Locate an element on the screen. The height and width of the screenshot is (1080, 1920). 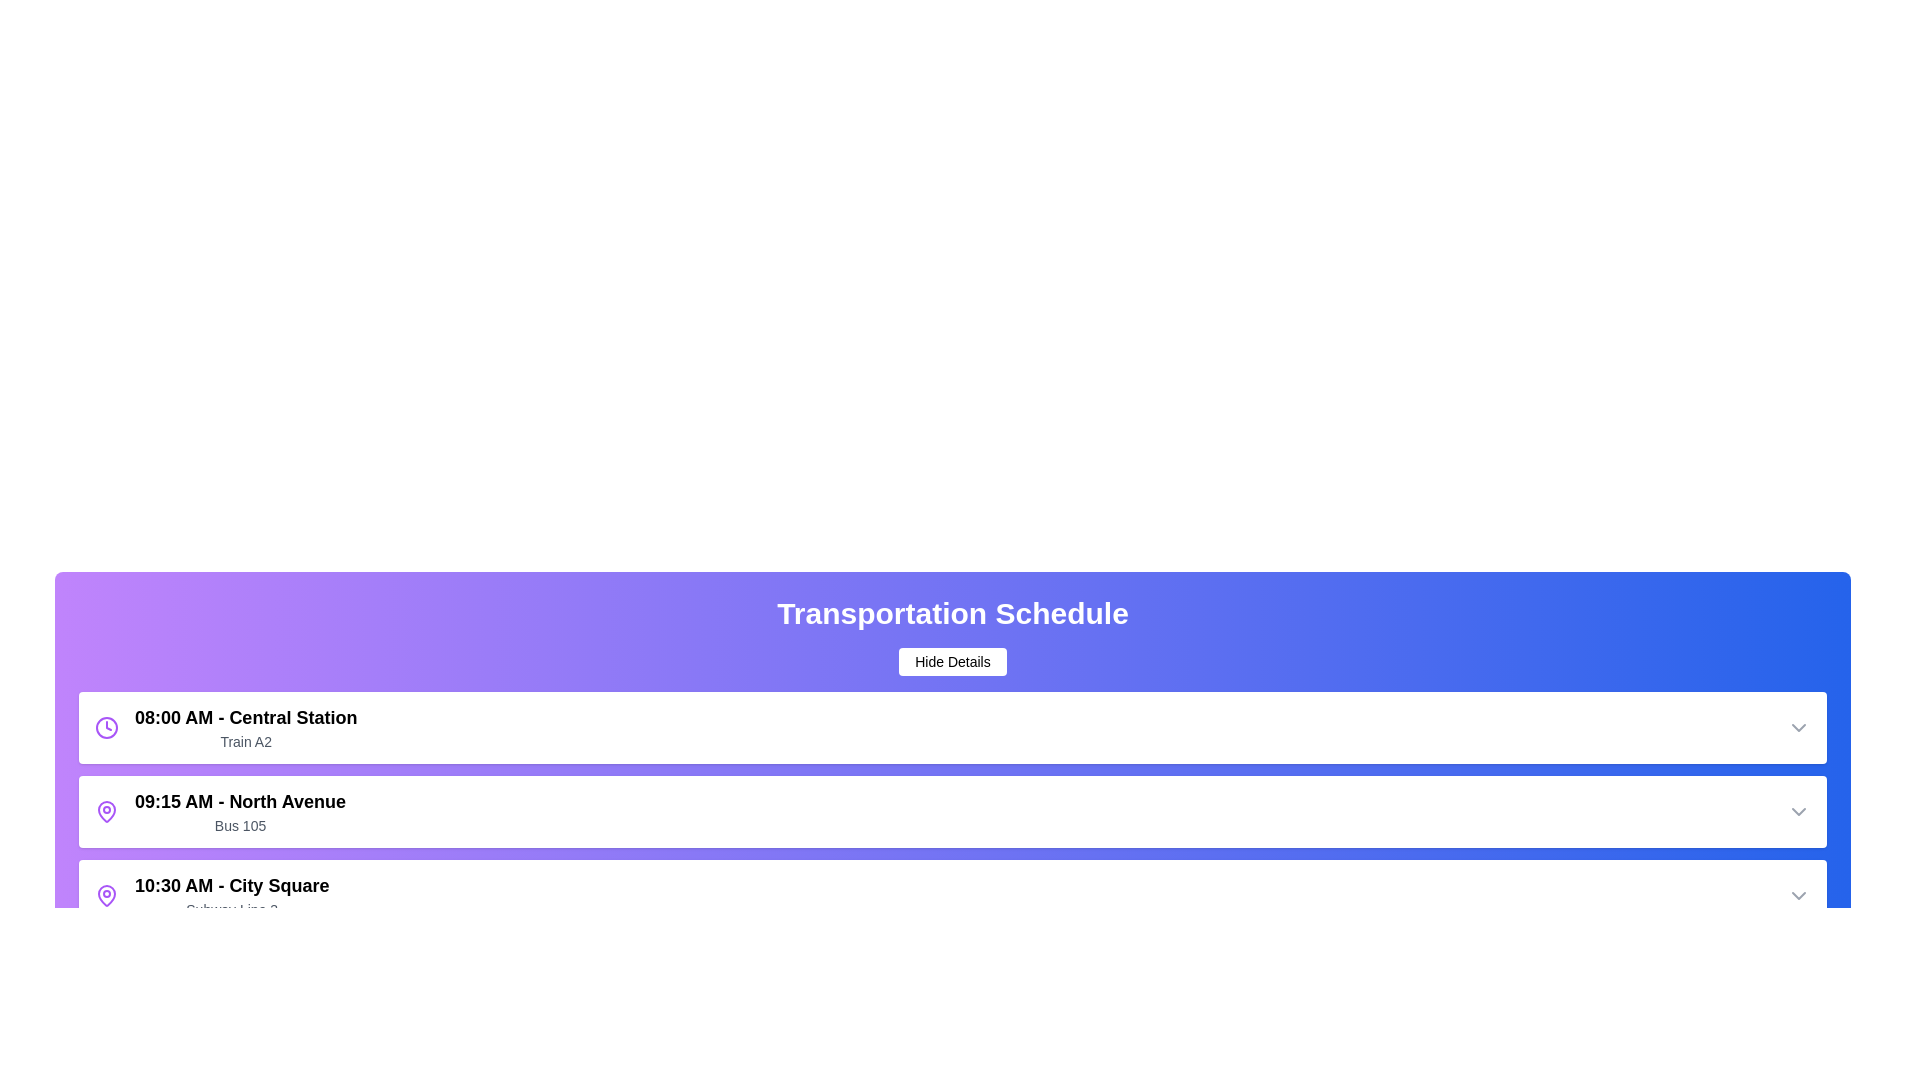
the clock icon of the schedule item at 08:00 AM is located at coordinates (105, 728).